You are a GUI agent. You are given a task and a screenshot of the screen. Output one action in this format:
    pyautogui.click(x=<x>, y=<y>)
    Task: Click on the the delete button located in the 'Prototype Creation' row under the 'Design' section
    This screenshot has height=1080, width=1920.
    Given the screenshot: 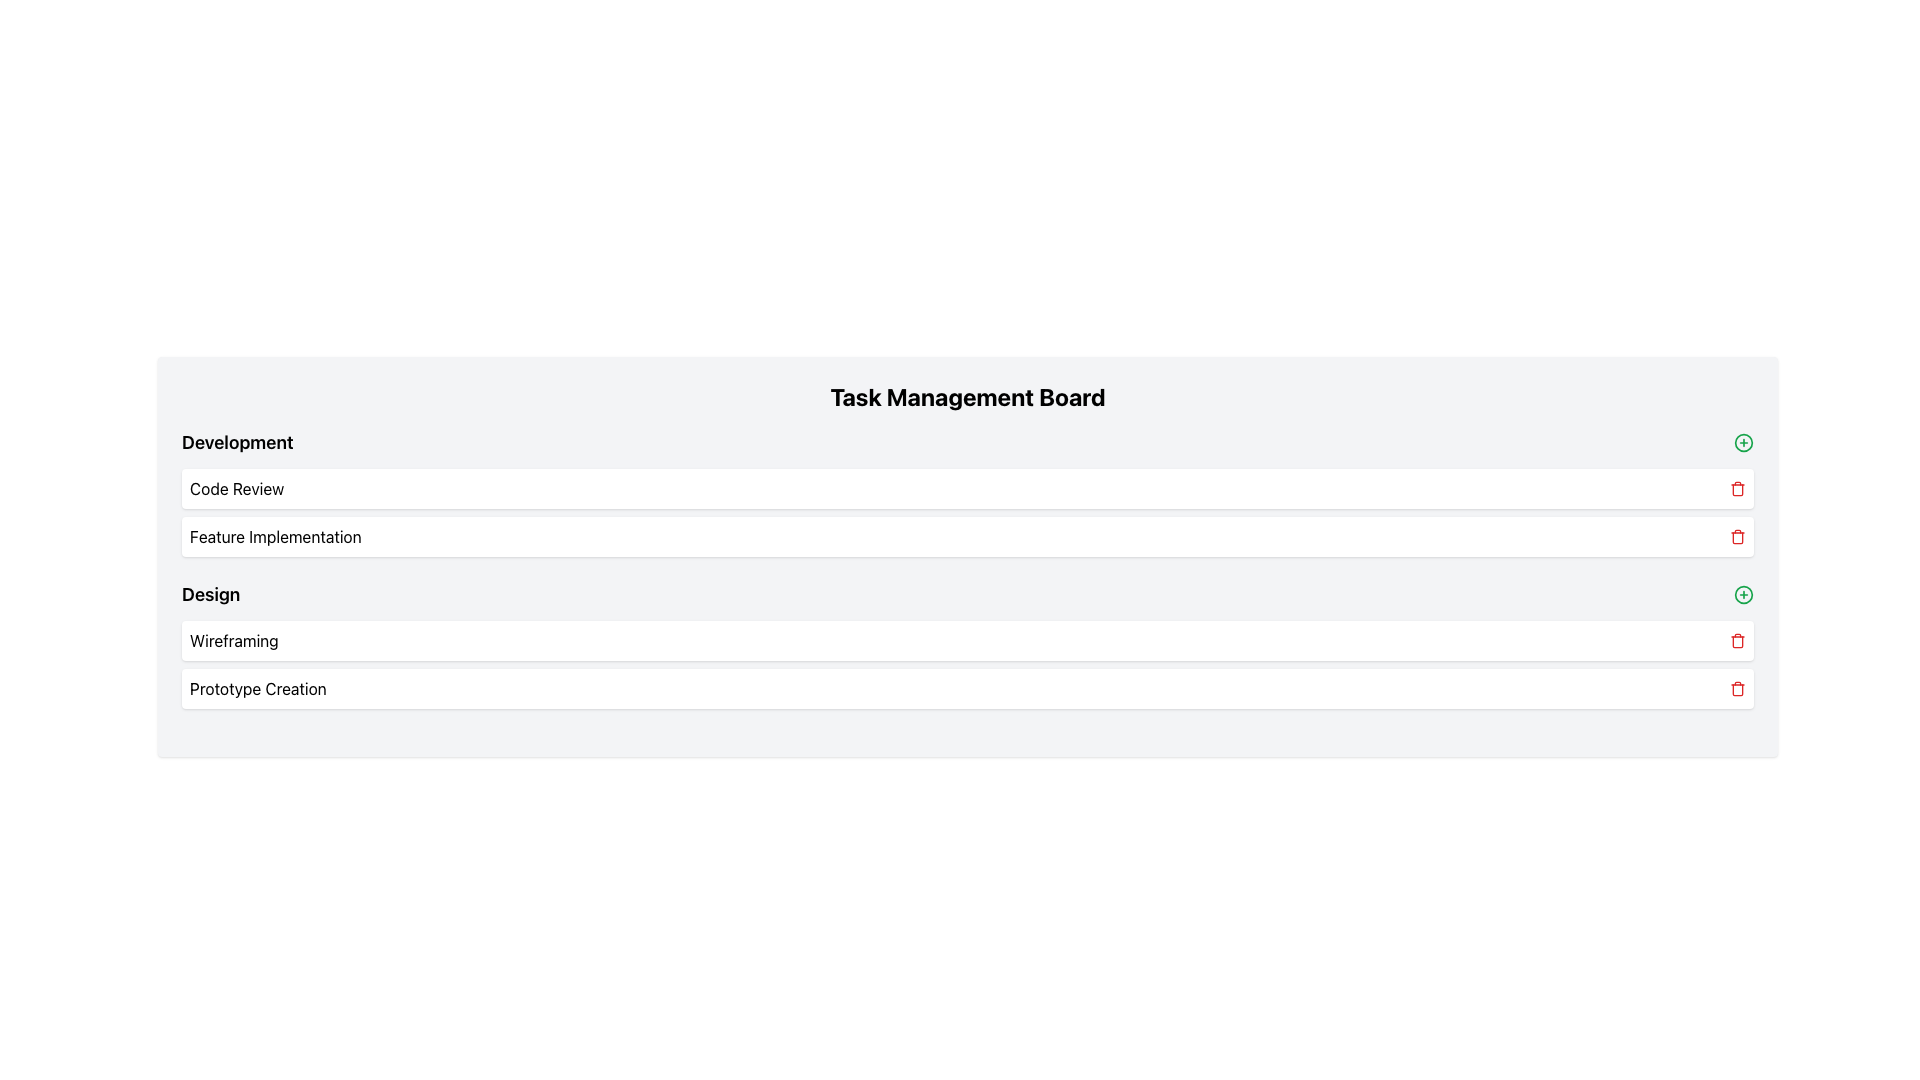 What is the action you would take?
    pyautogui.click(x=1736, y=688)
    